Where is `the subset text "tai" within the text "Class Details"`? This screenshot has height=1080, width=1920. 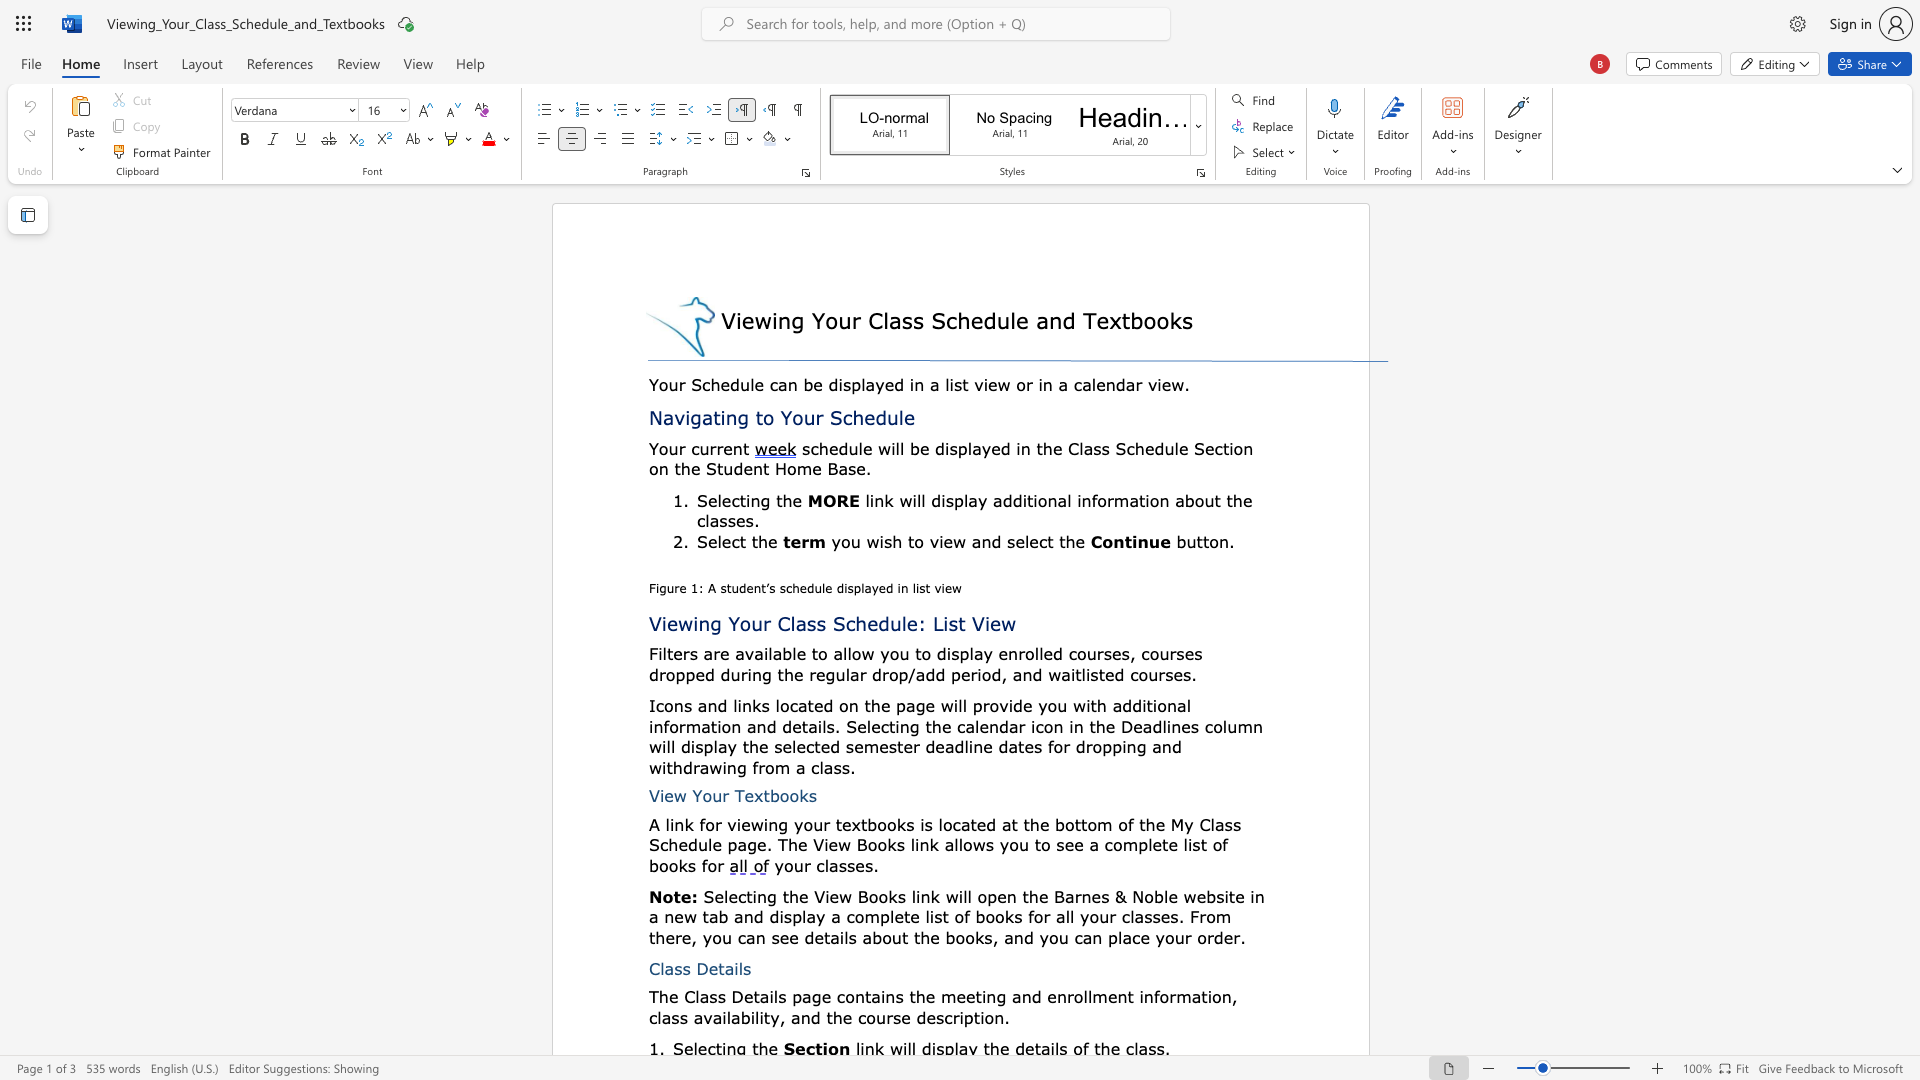
the subset text "tai" within the text "Class Details" is located at coordinates (718, 967).